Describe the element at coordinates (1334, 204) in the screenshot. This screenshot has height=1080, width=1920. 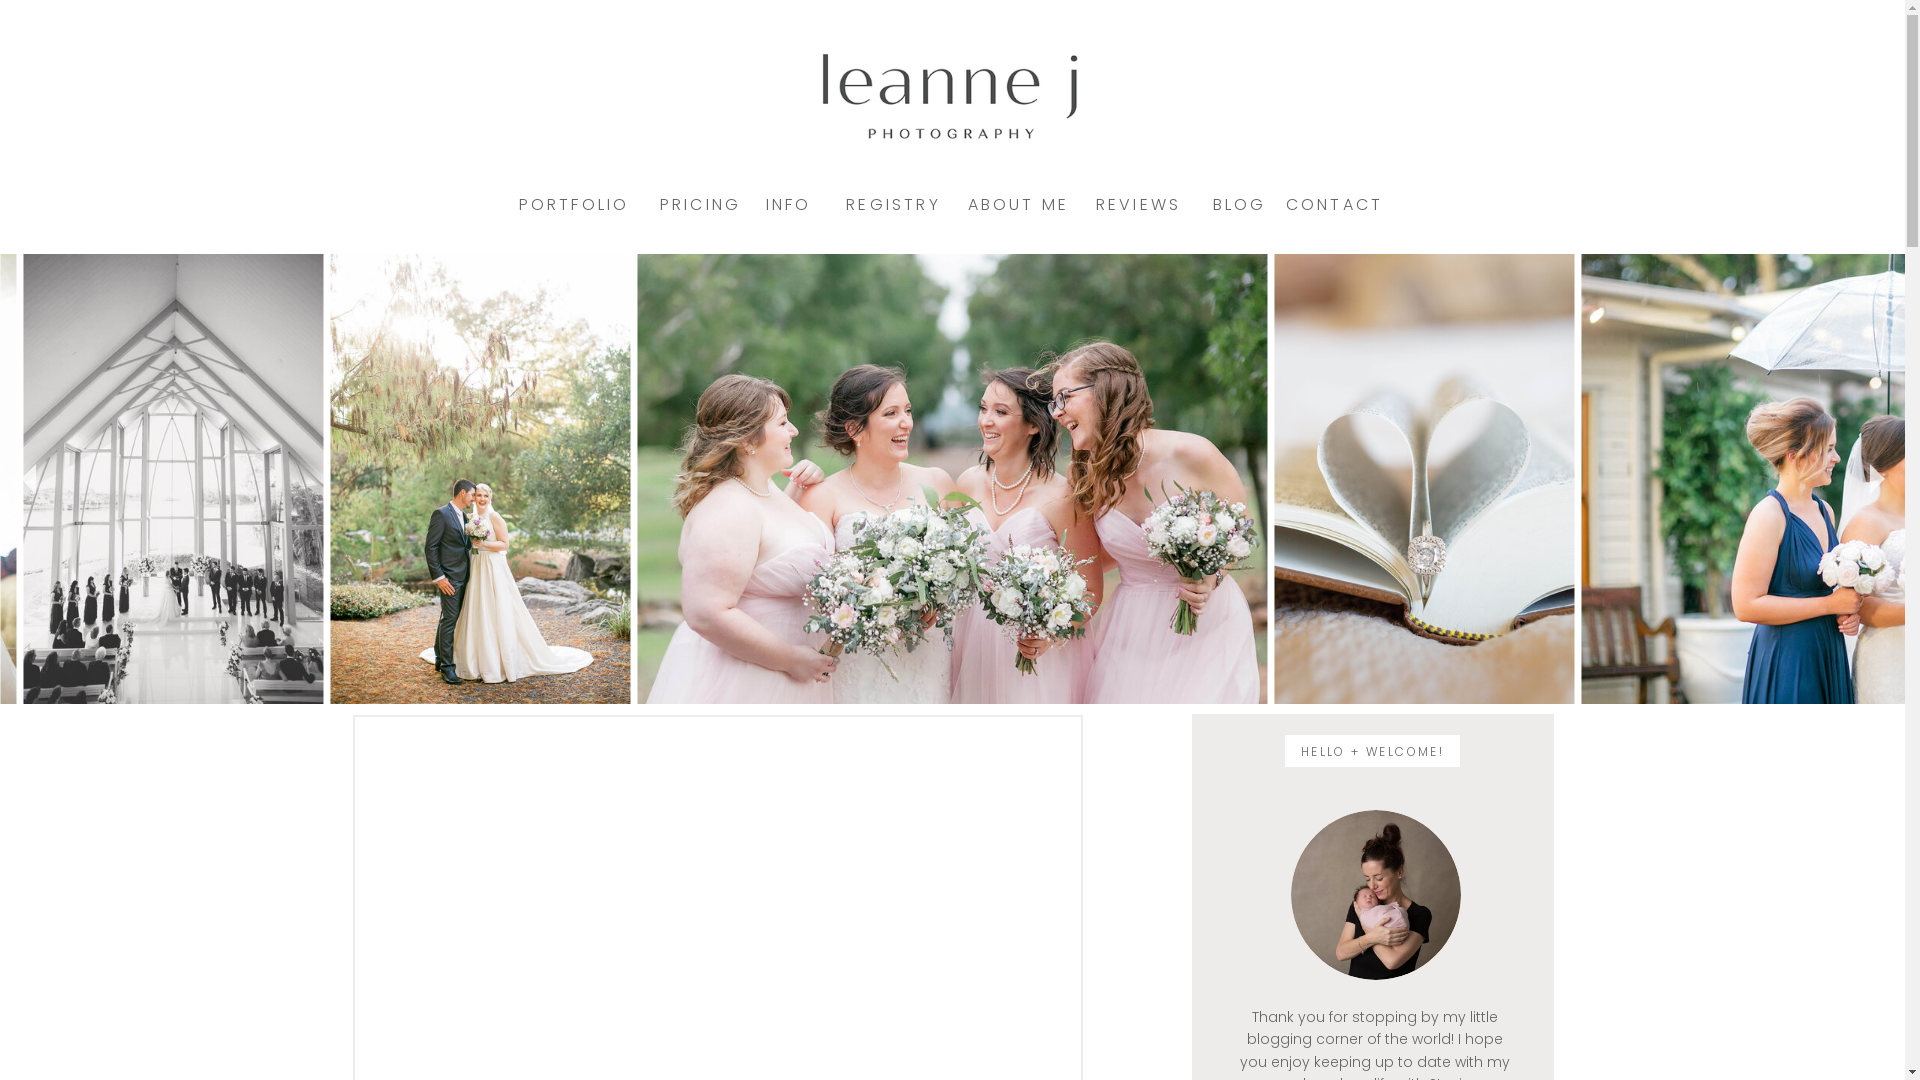
I see `'CONTACT'` at that location.